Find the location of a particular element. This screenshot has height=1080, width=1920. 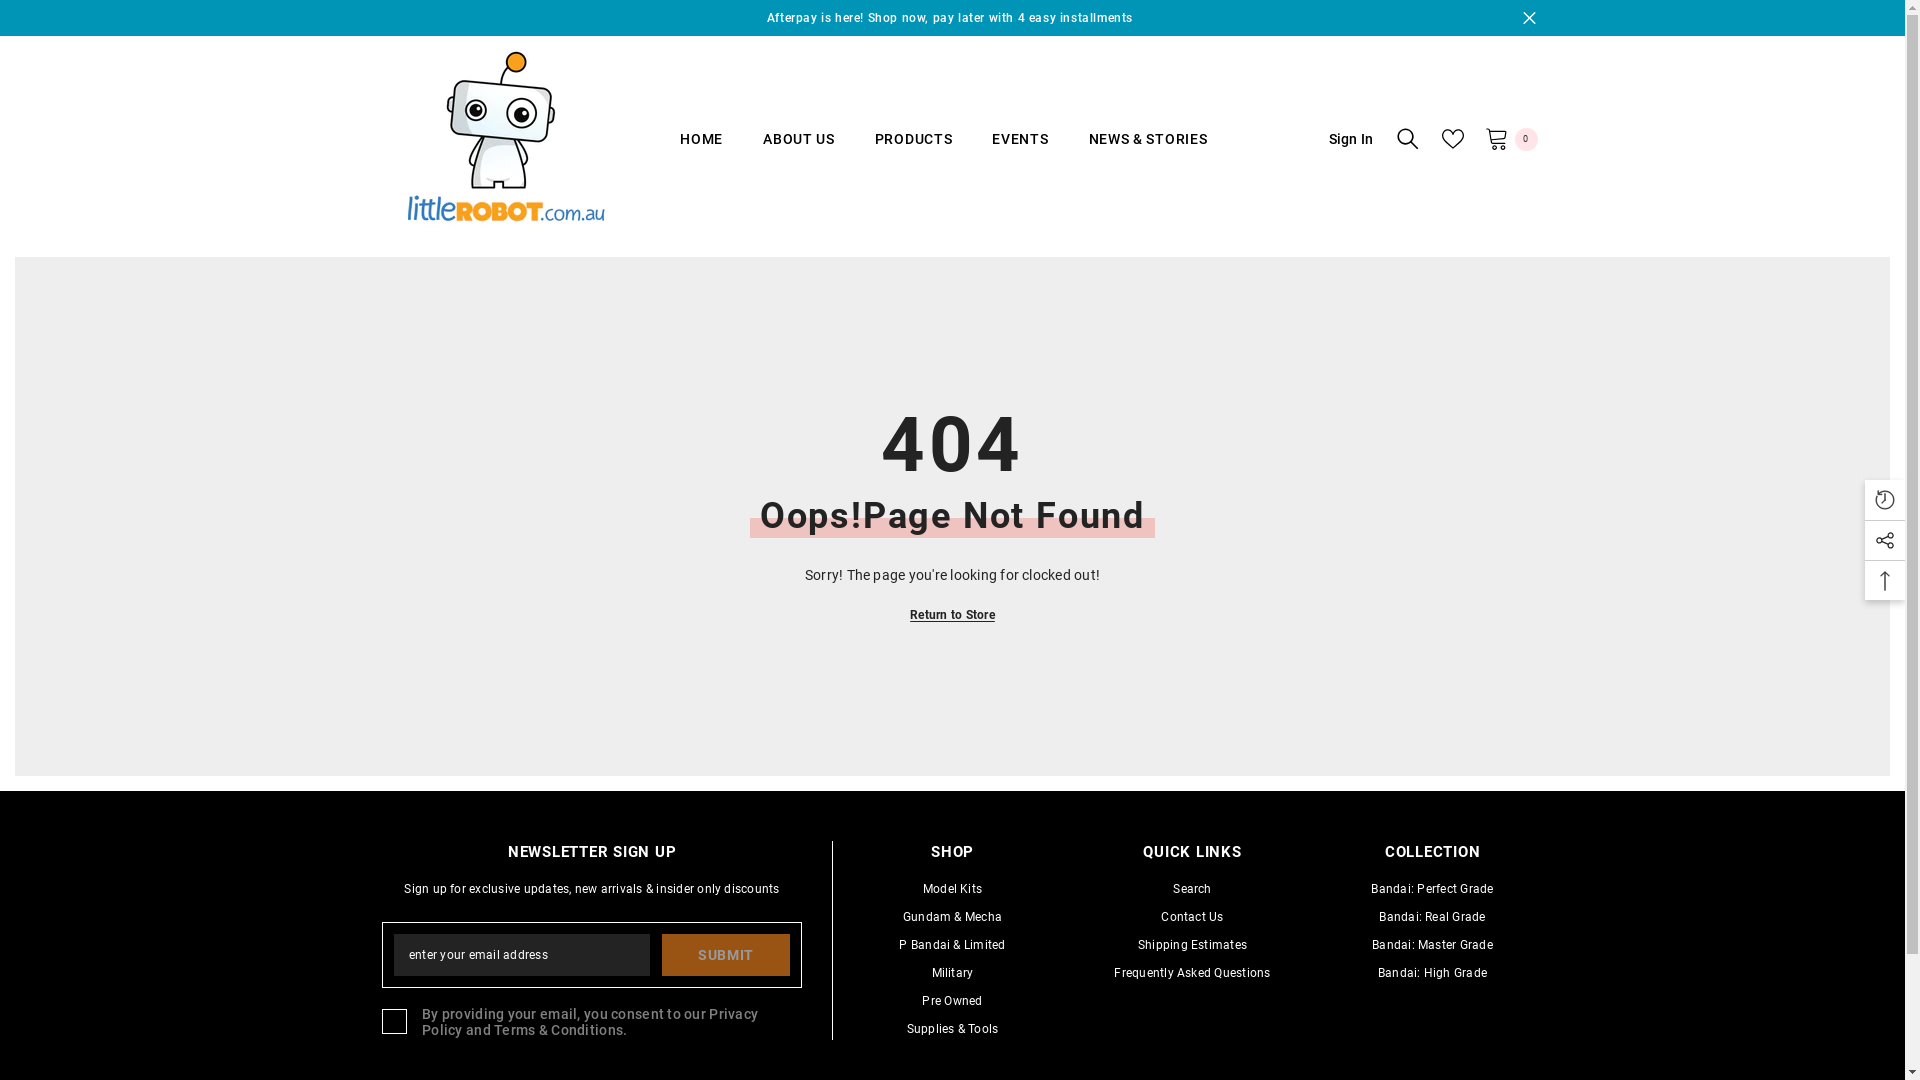

'HOME' is located at coordinates (701, 151).